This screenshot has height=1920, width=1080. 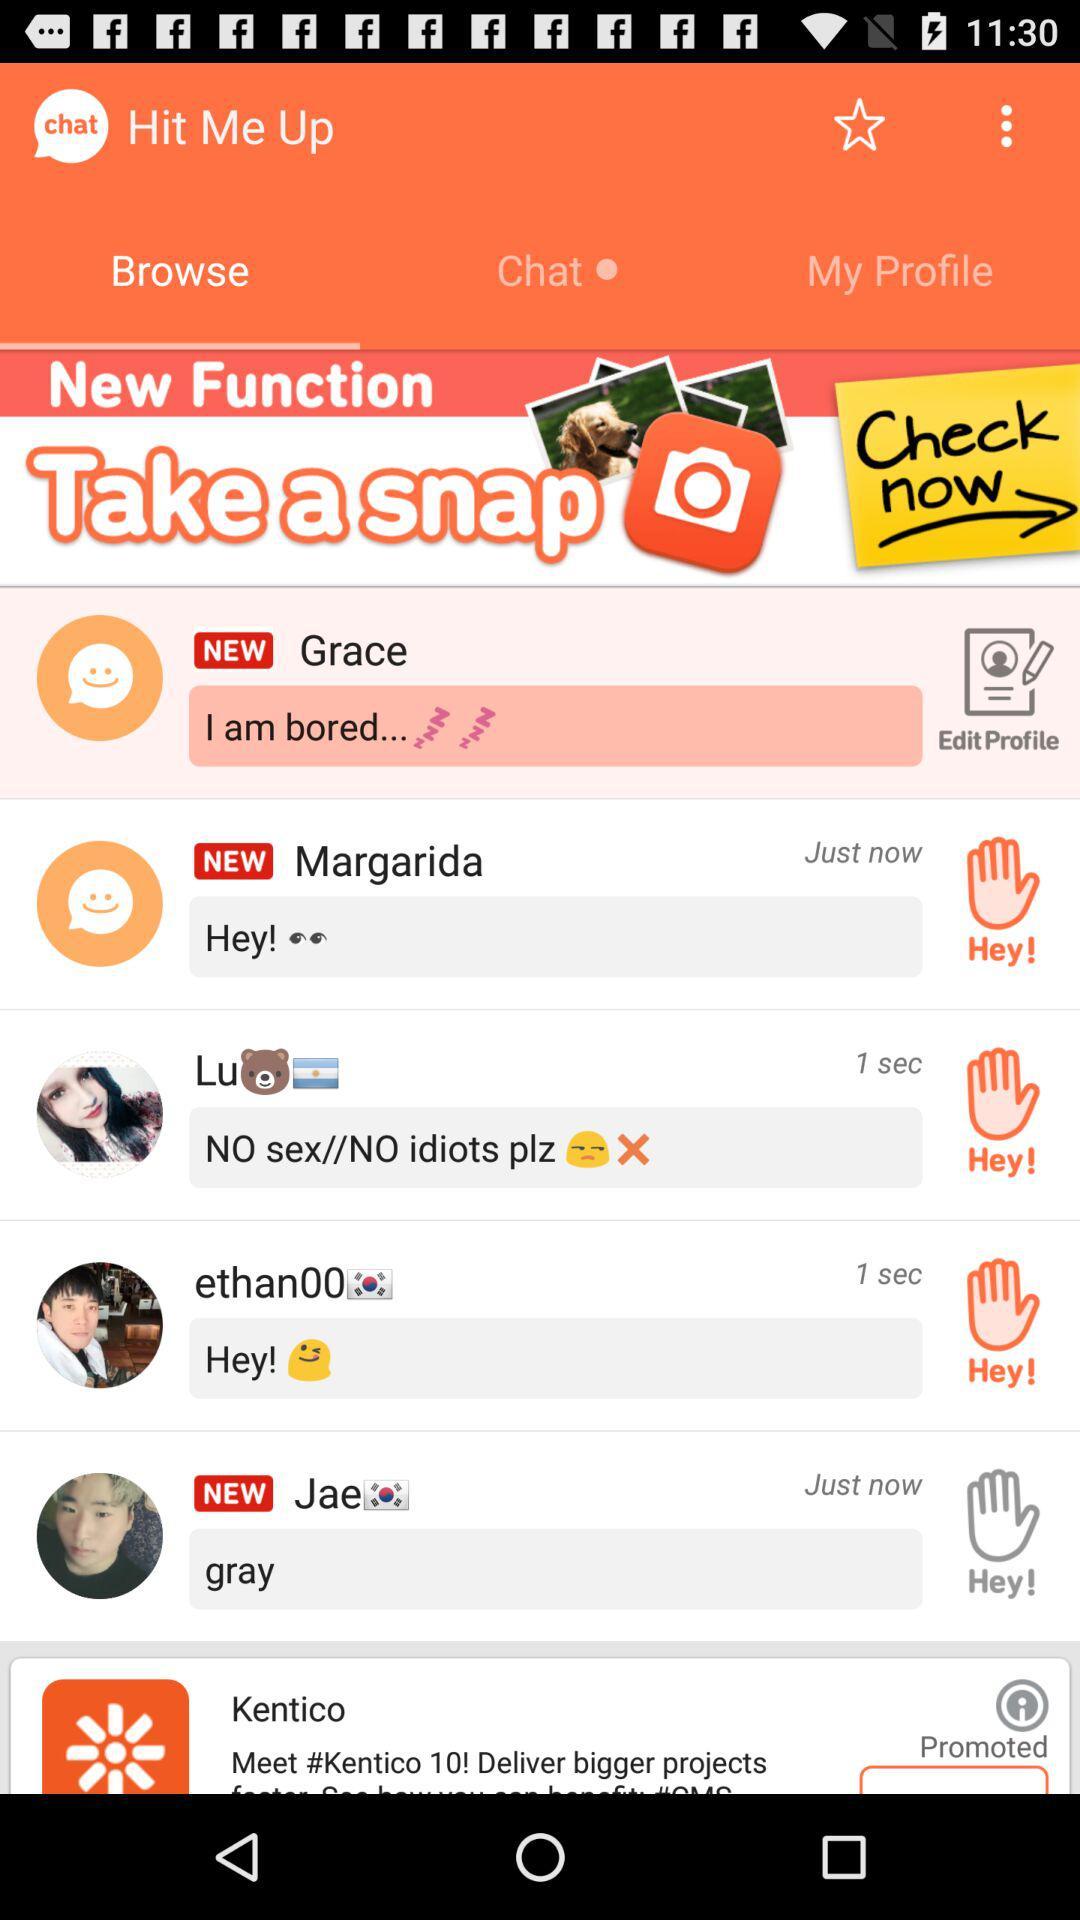 What do you see at coordinates (1022, 1704) in the screenshot?
I see `show info` at bounding box center [1022, 1704].